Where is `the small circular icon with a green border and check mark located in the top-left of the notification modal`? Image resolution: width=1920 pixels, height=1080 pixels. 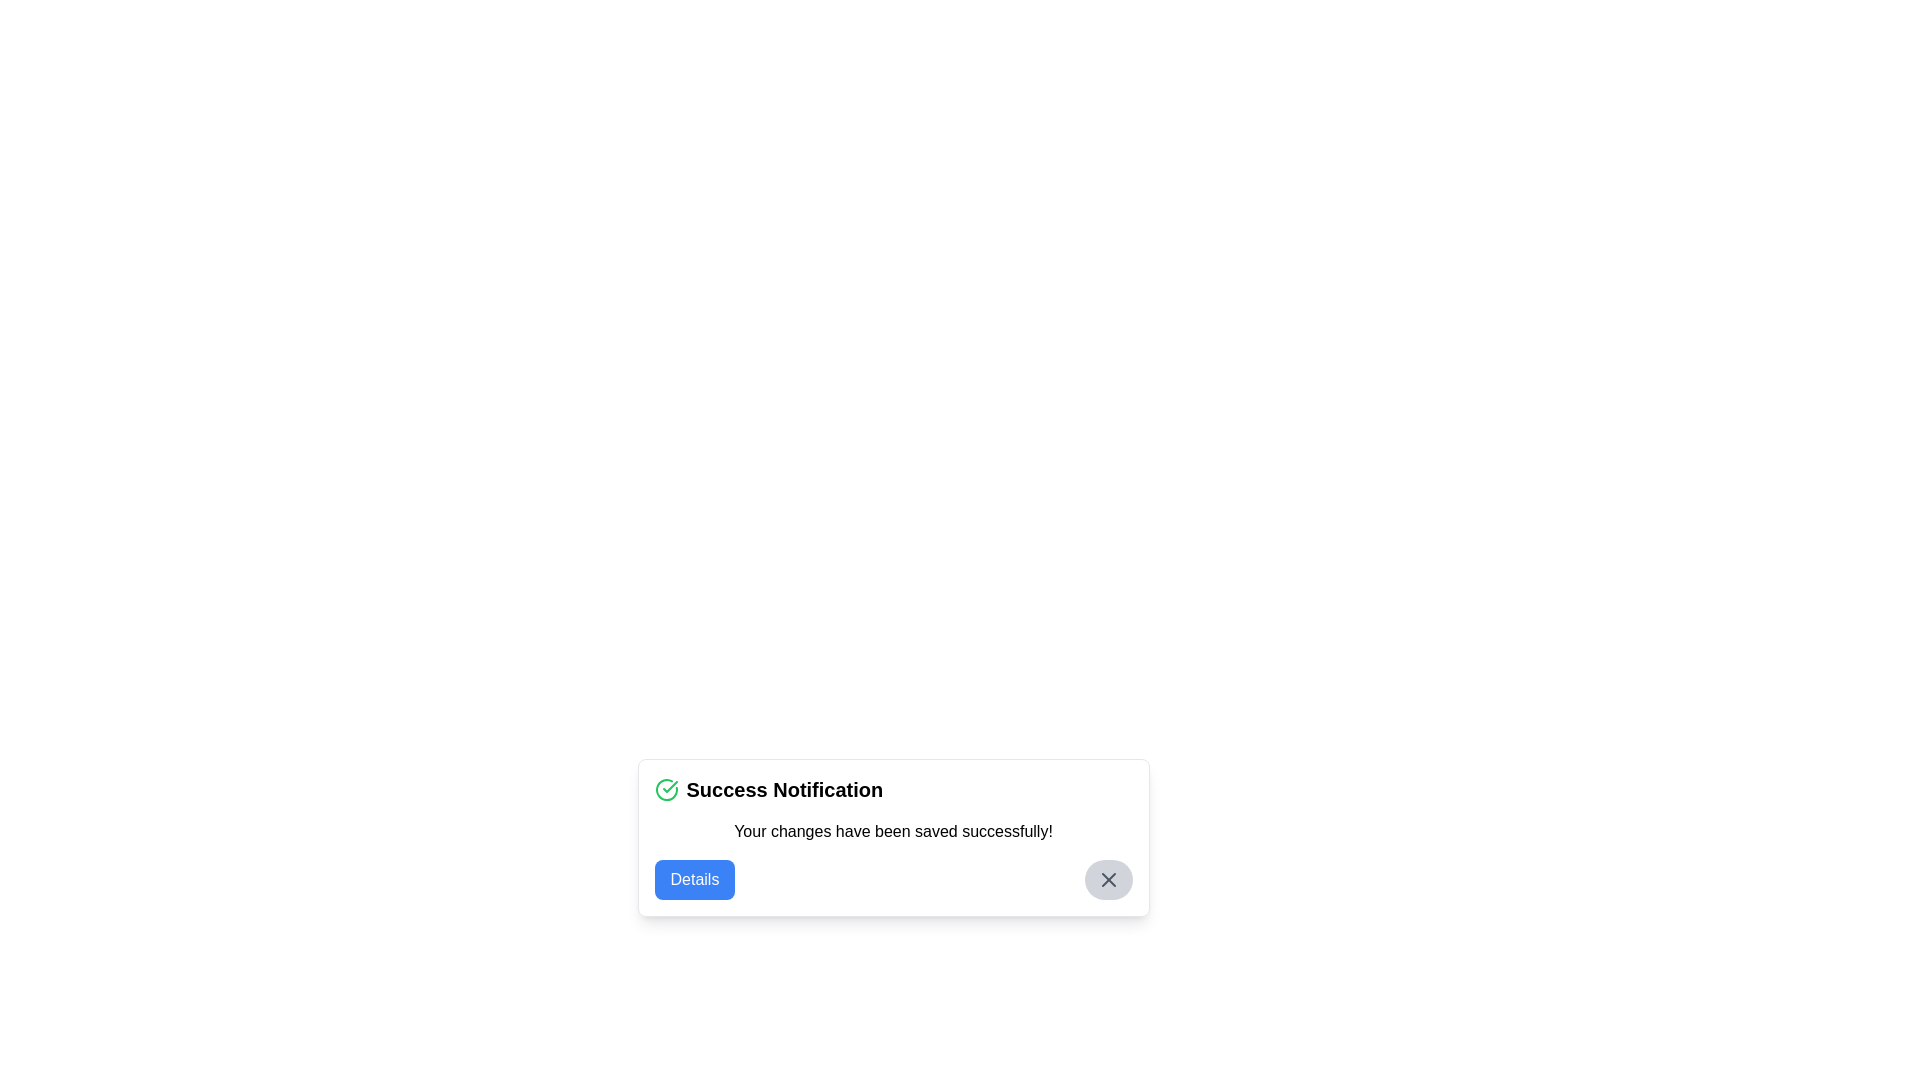
the small circular icon with a green border and check mark located in the top-left of the notification modal is located at coordinates (666, 789).